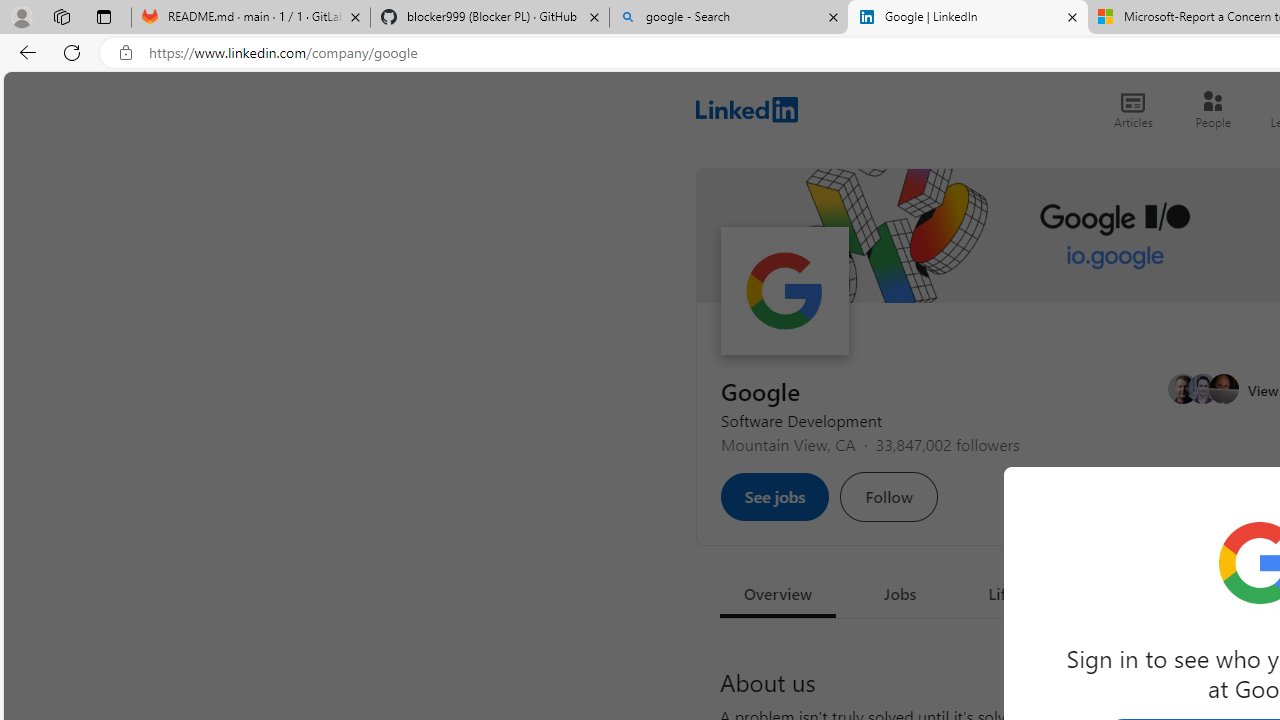  What do you see at coordinates (967, 17) in the screenshot?
I see `'Google | LinkedIn'` at bounding box center [967, 17].